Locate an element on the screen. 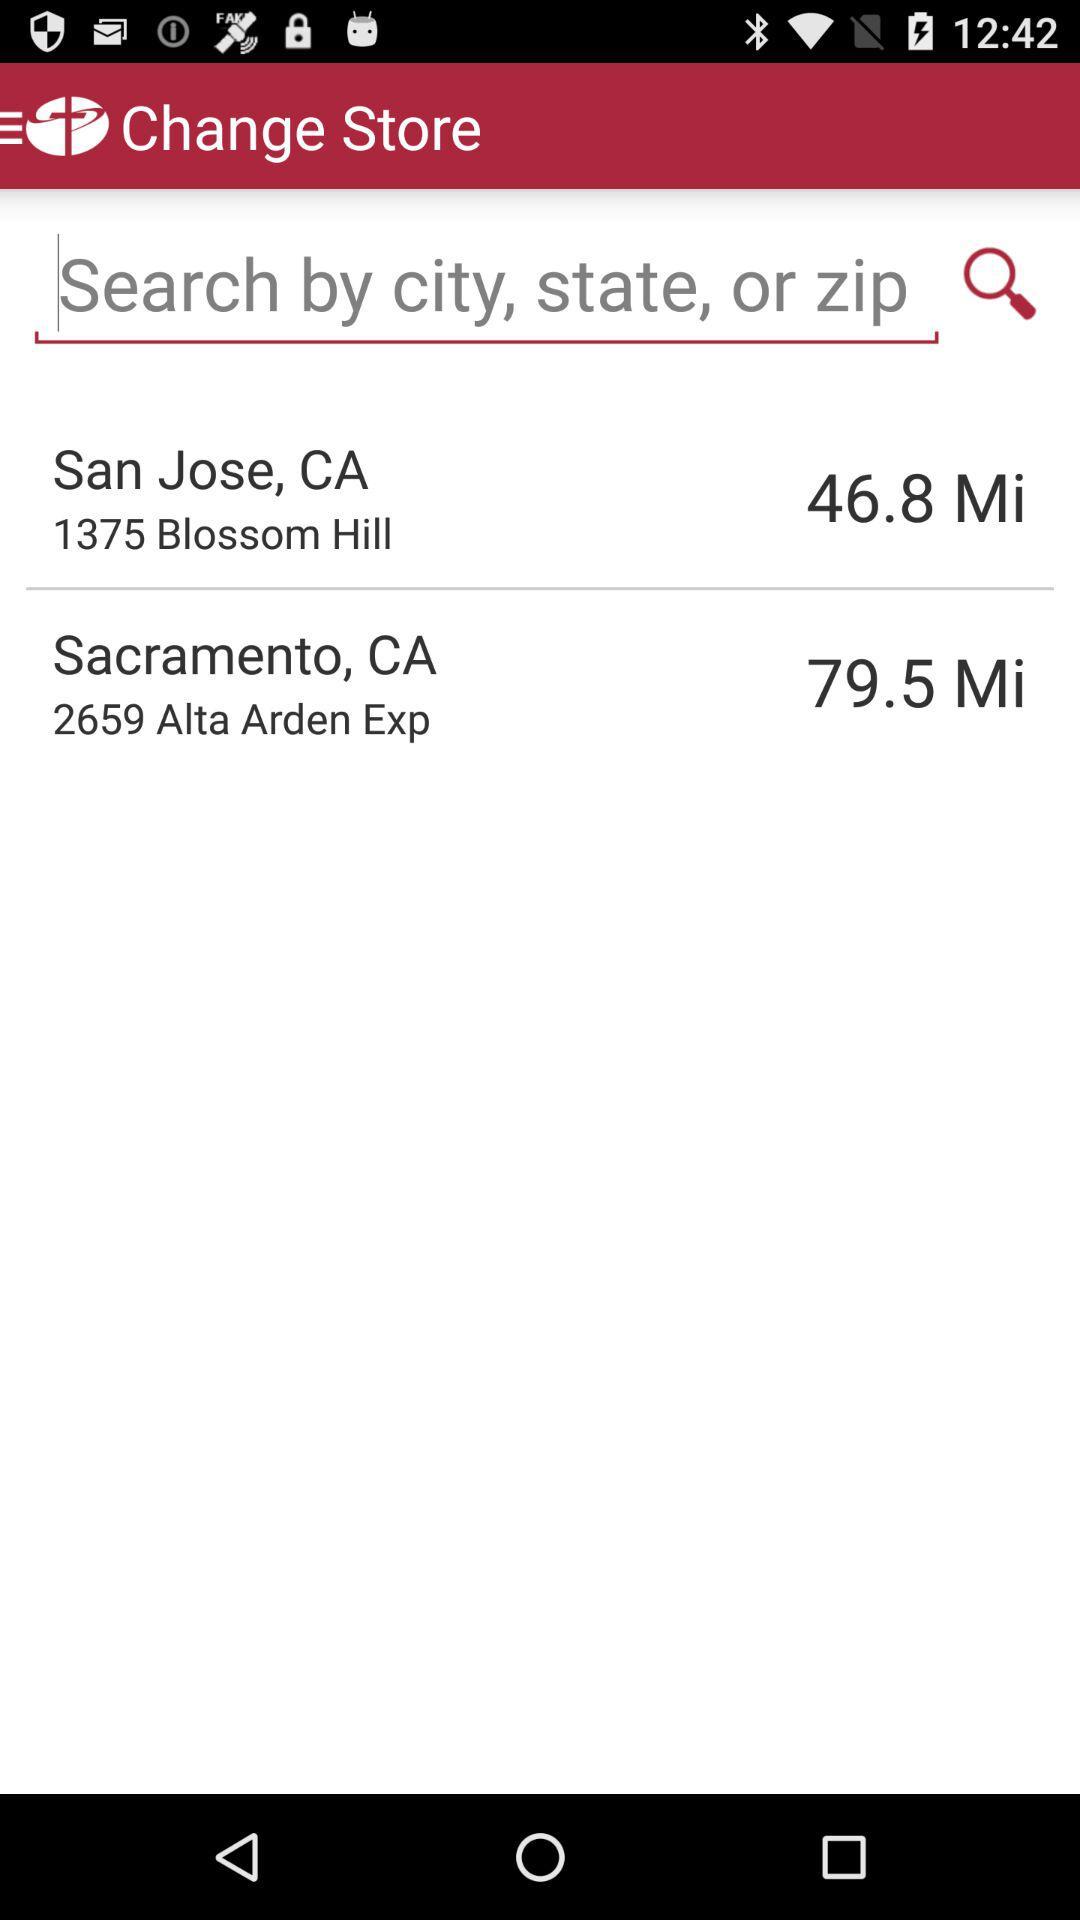  search city state or zip is located at coordinates (1000, 282).